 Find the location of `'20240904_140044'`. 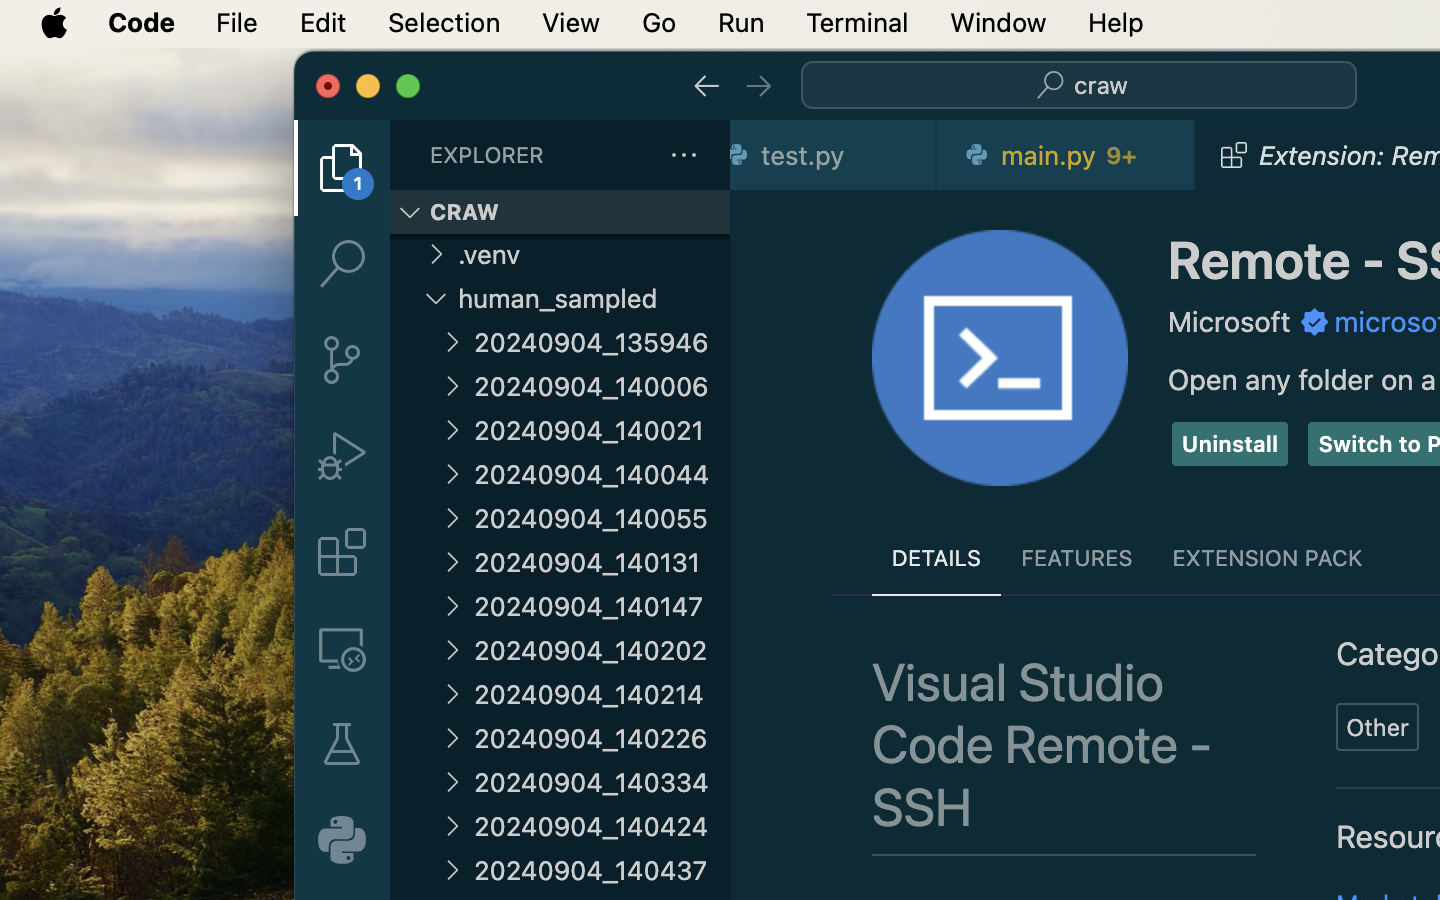

'20240904_140044' is located at coordinates (601, 473).